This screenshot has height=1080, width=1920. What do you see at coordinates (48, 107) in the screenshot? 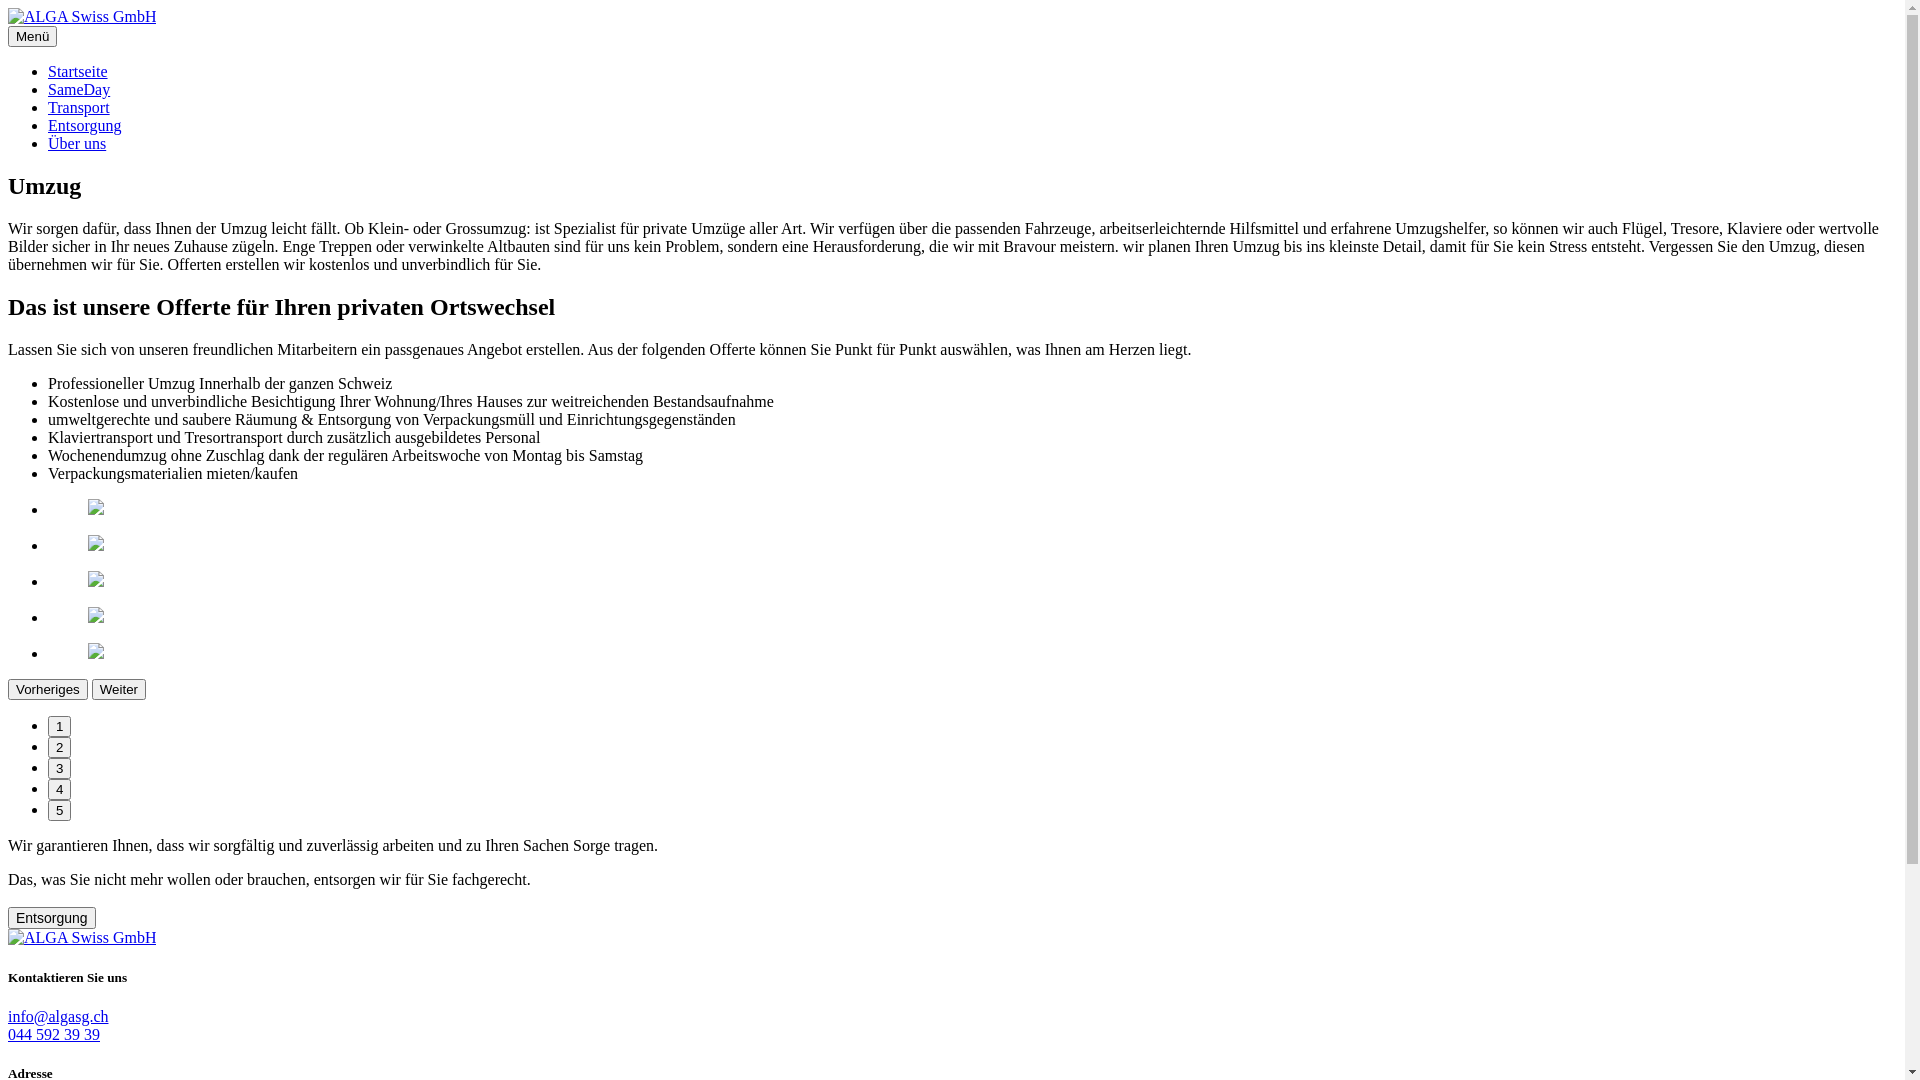
I see `'Transport'` at bounding box center [48, 107].